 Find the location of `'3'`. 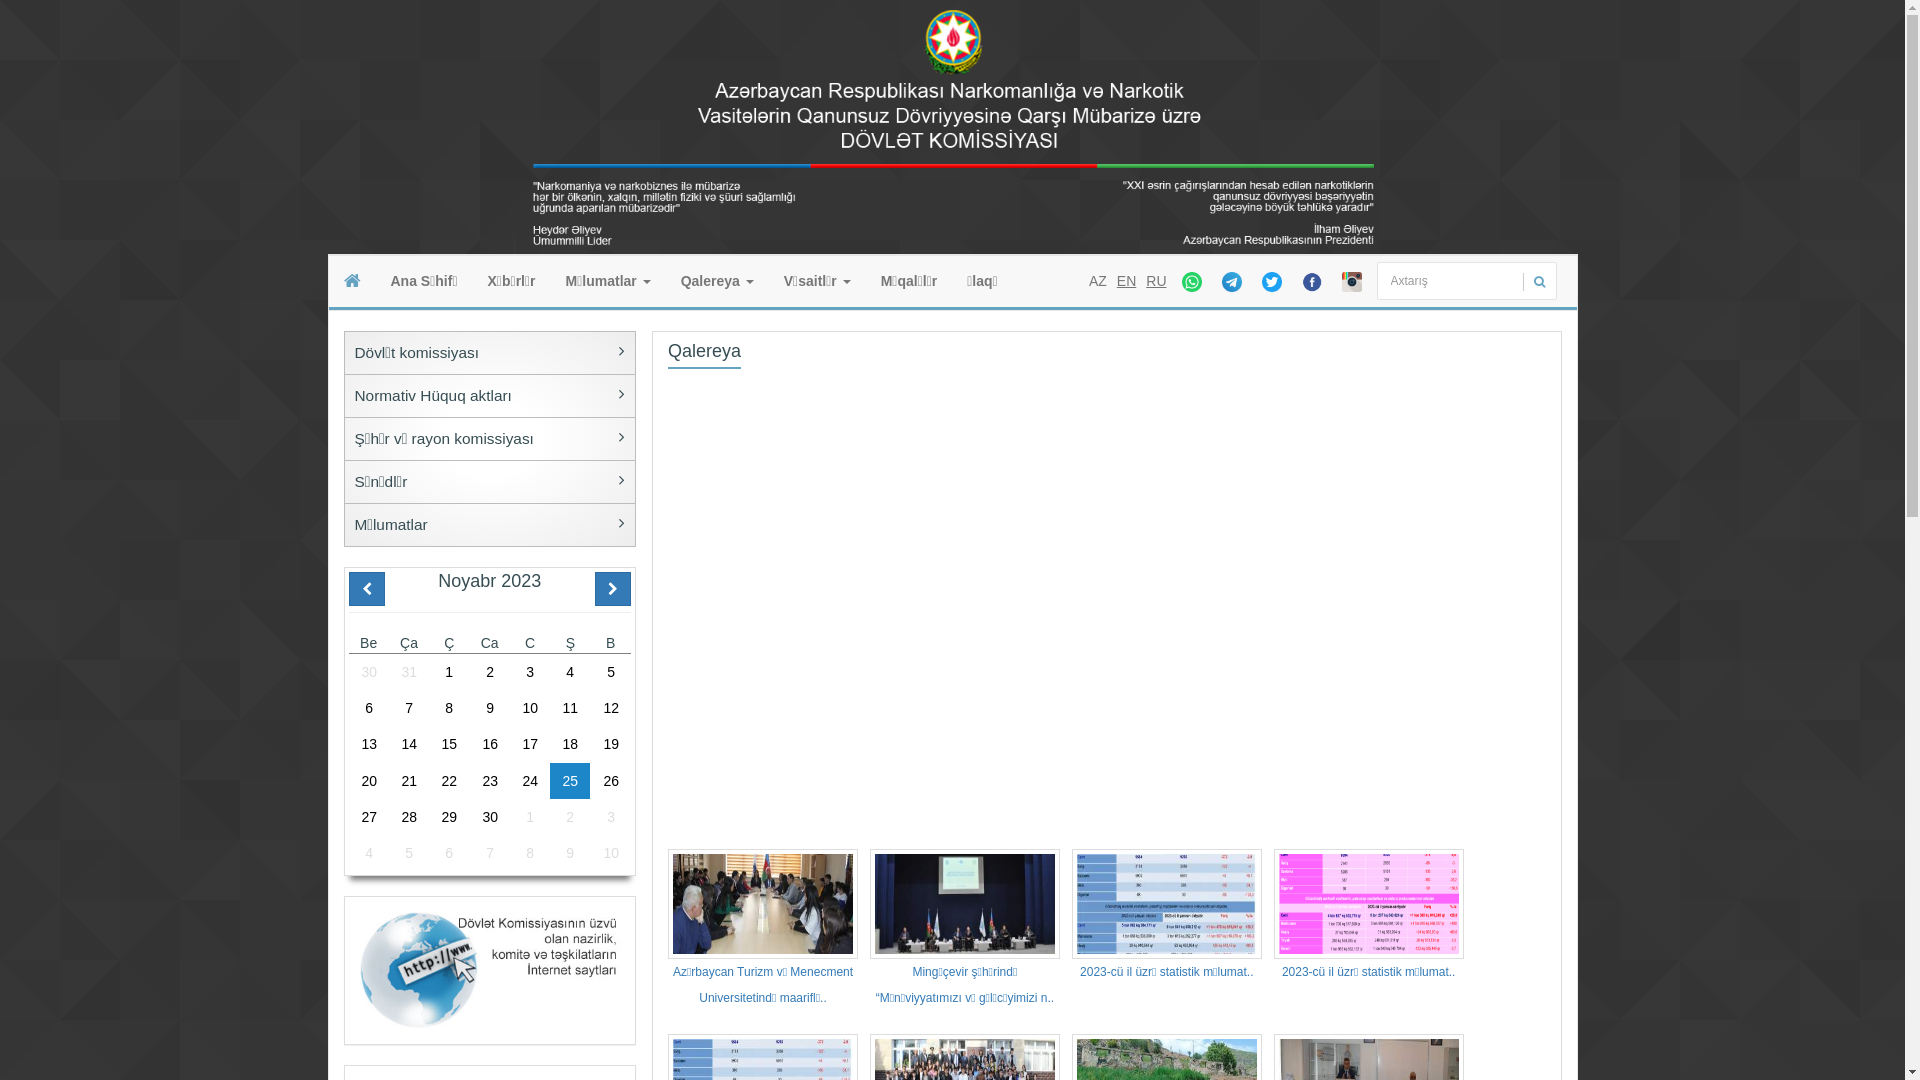

'3' is located at coordinates (509, 671).